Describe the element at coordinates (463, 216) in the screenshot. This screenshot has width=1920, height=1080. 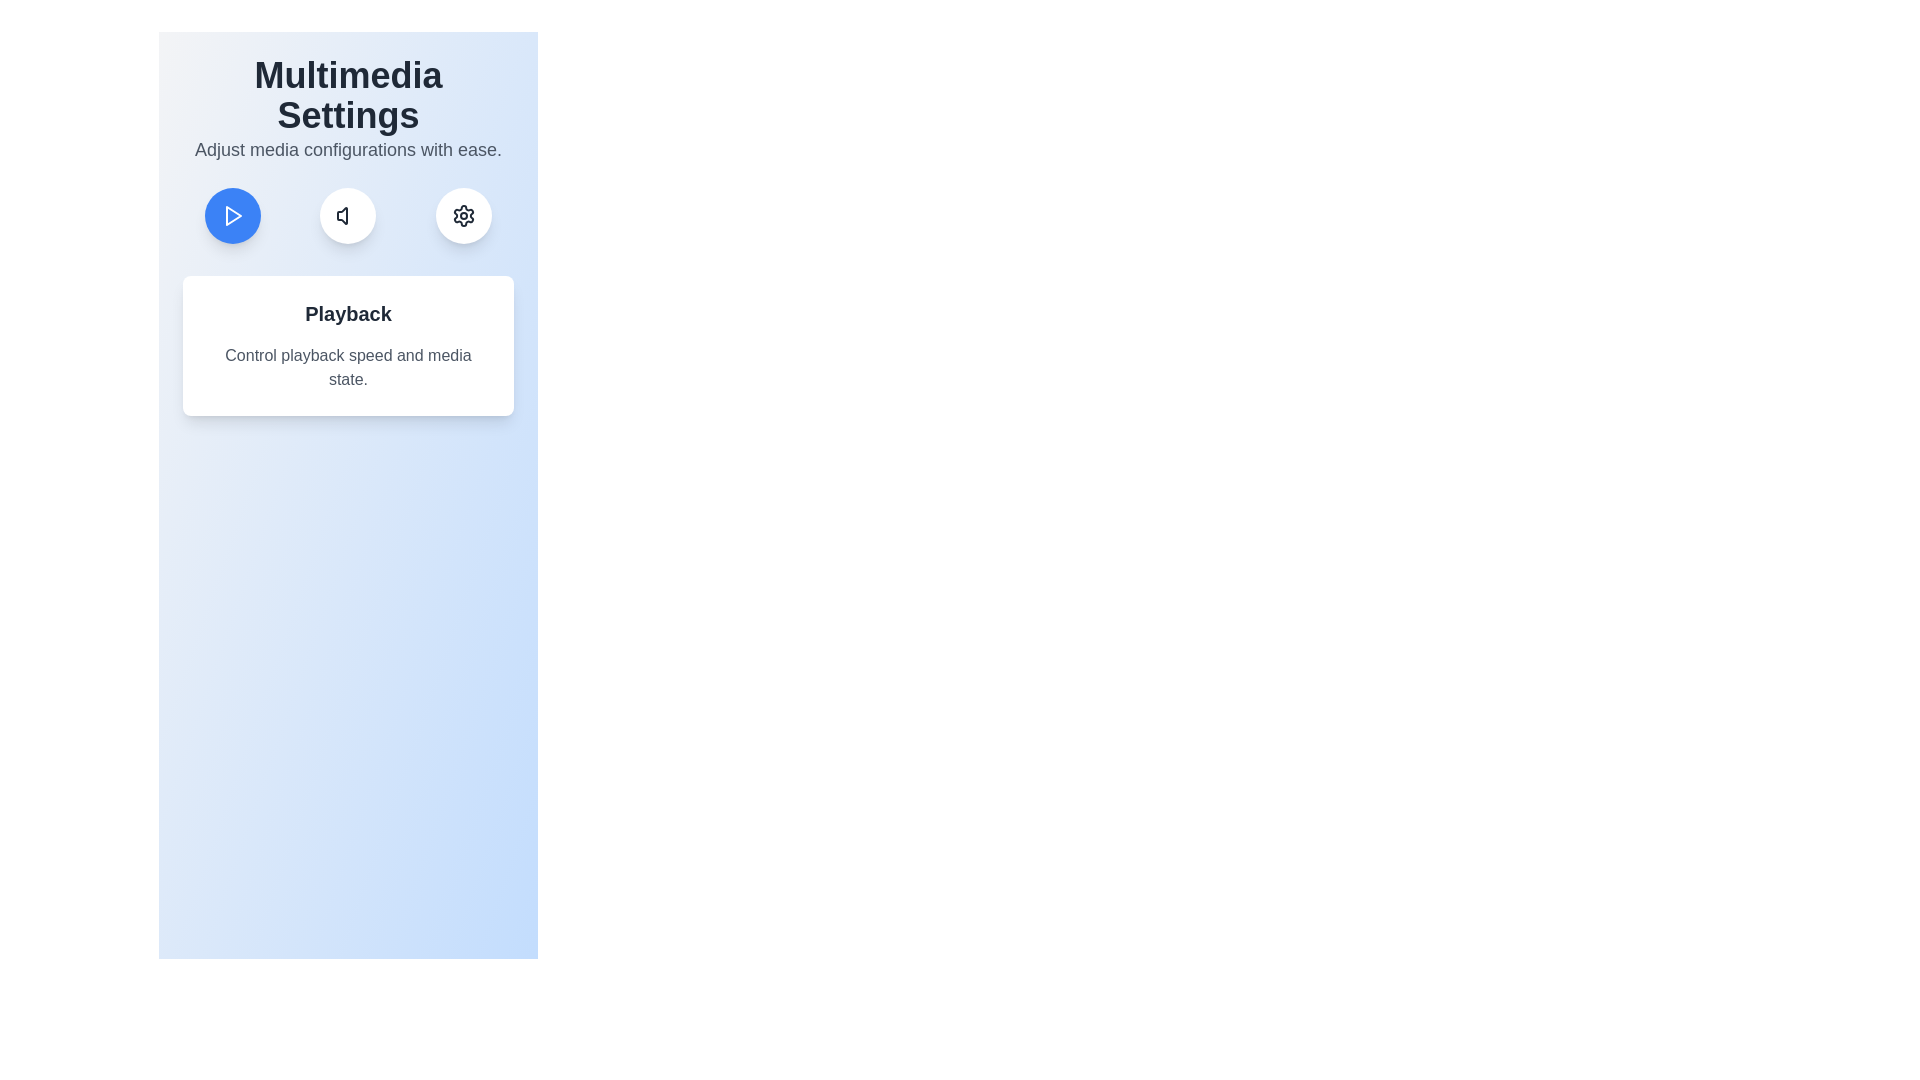
I see `the Settings tab by clicking its corresponding button` at that location.